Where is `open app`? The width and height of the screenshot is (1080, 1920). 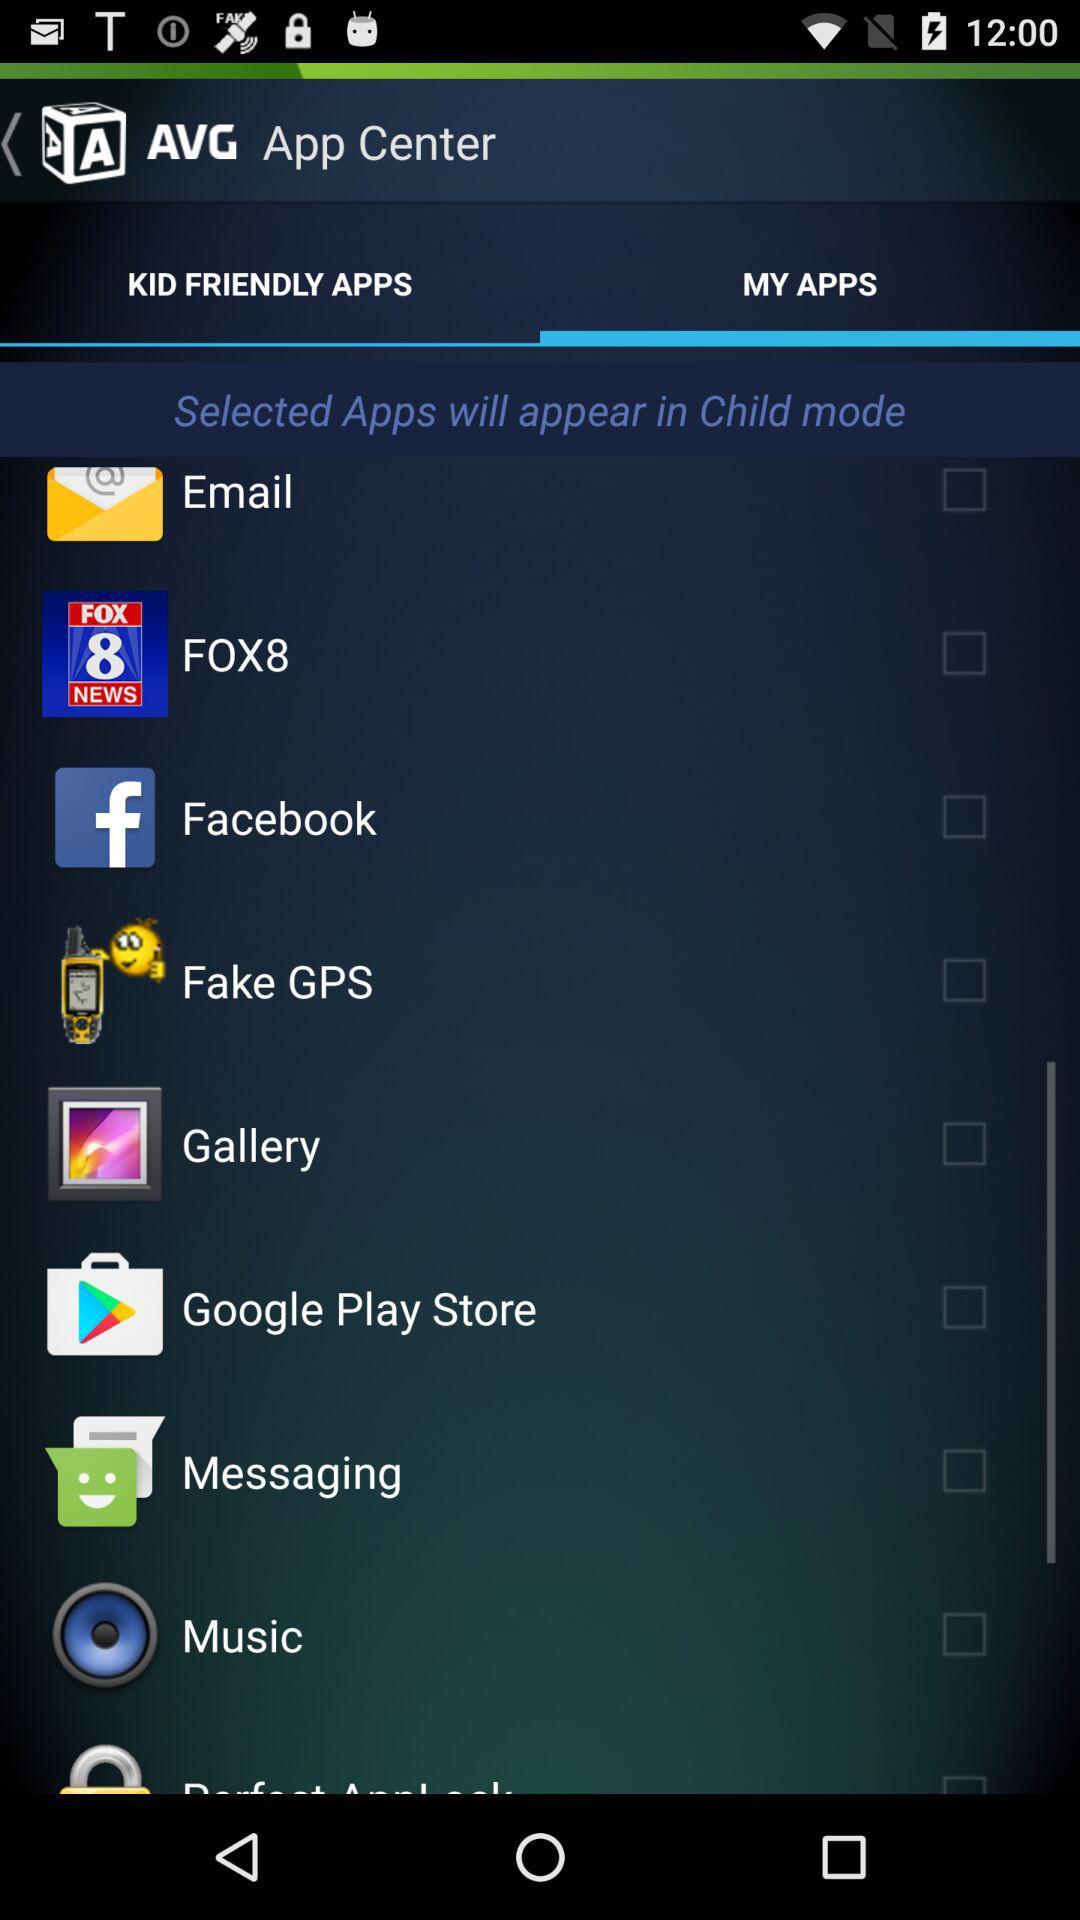
open app is located at coordinates (104, 980).